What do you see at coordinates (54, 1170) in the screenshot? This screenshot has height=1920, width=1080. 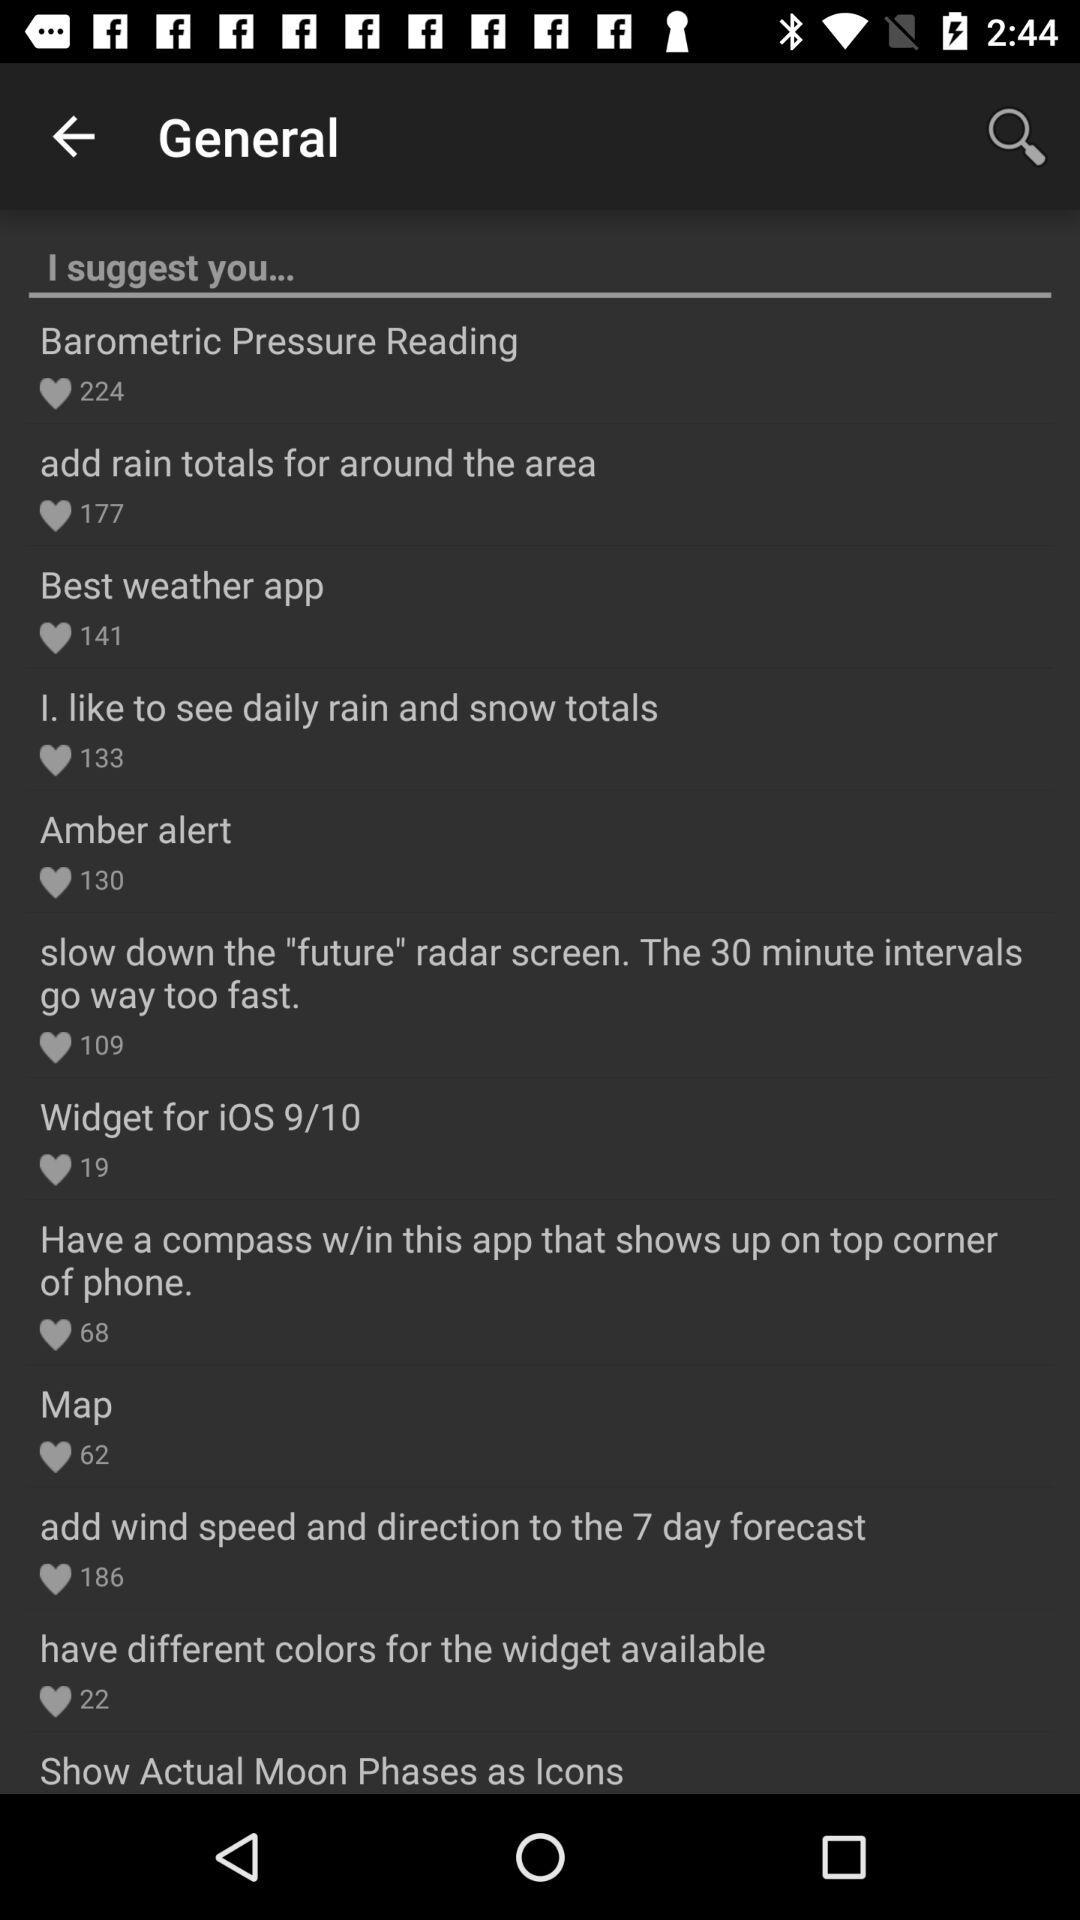 I see `the icon to the left of 19 icon` at bounding box center [54, 1170].